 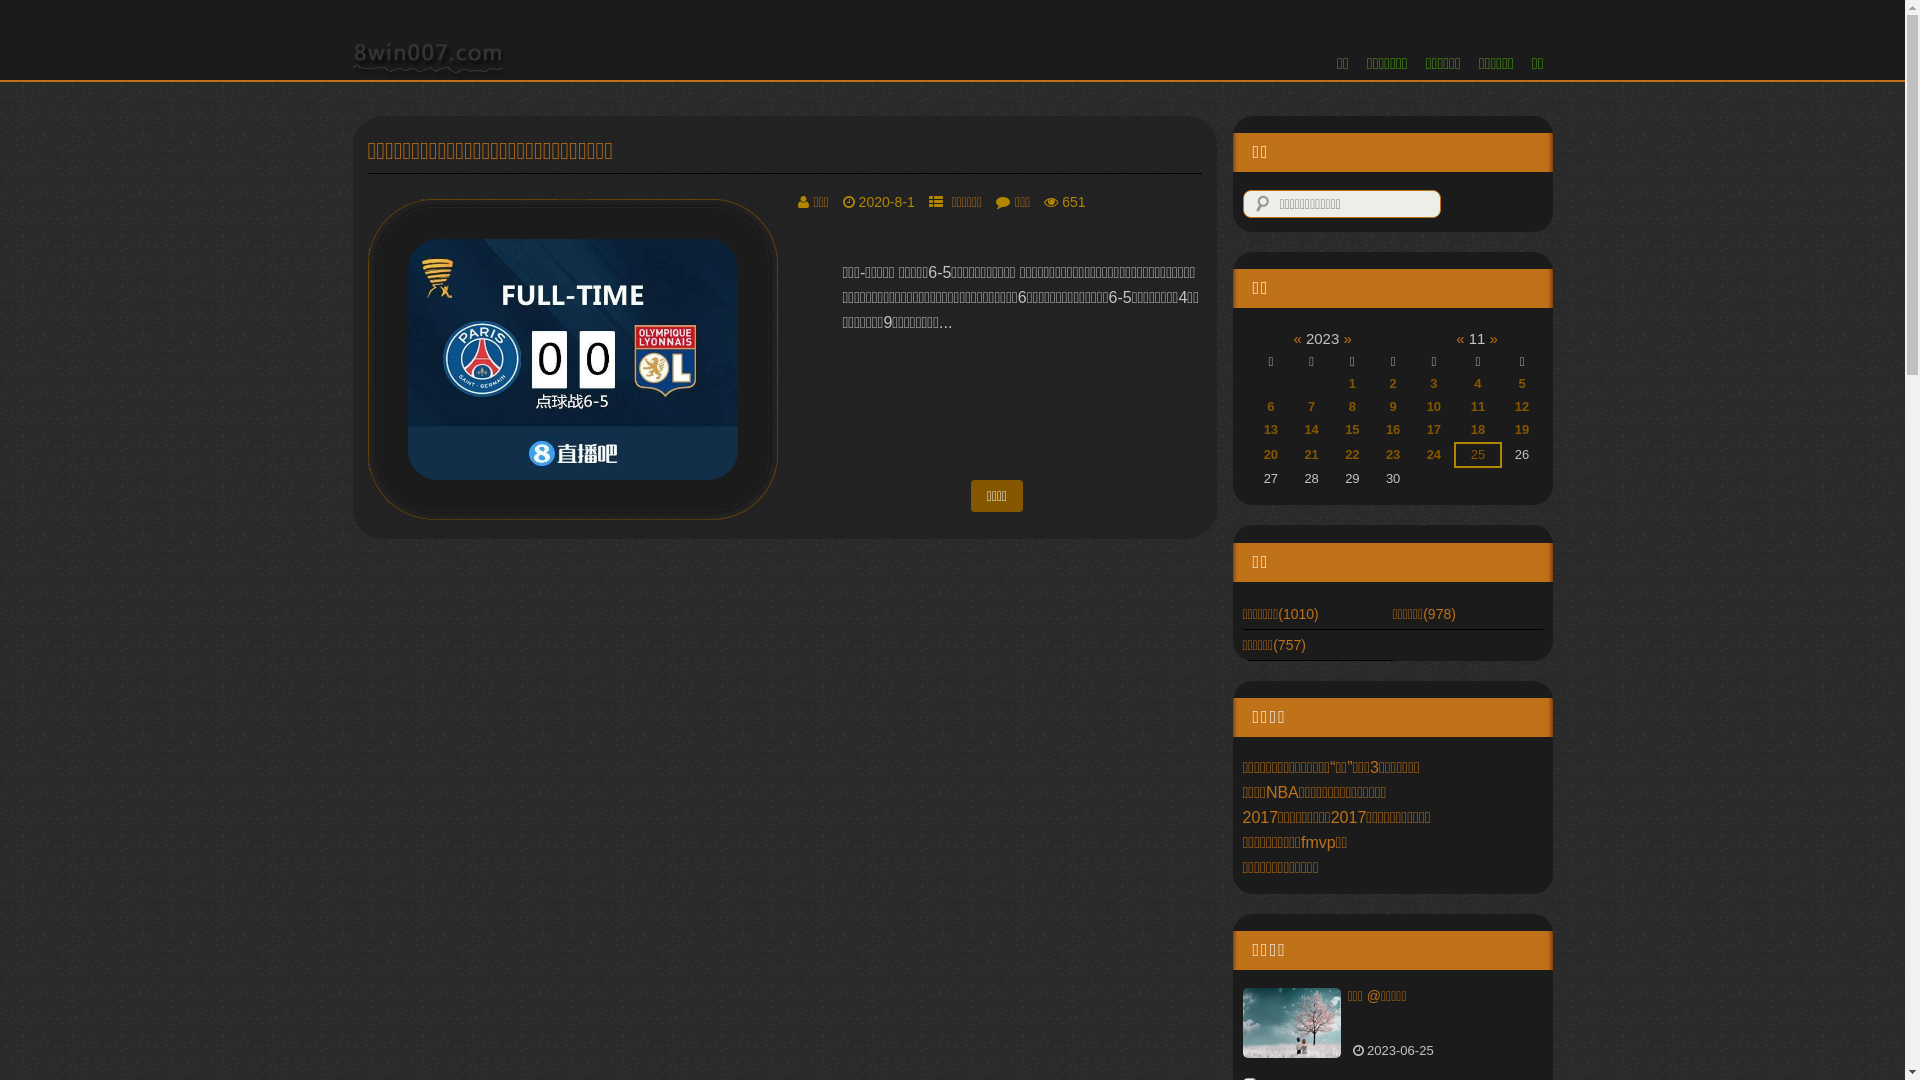 What do you see at coordinates (1520, 383) in the screenshot?
I see `'5'` at bounding box center [1520, 383].